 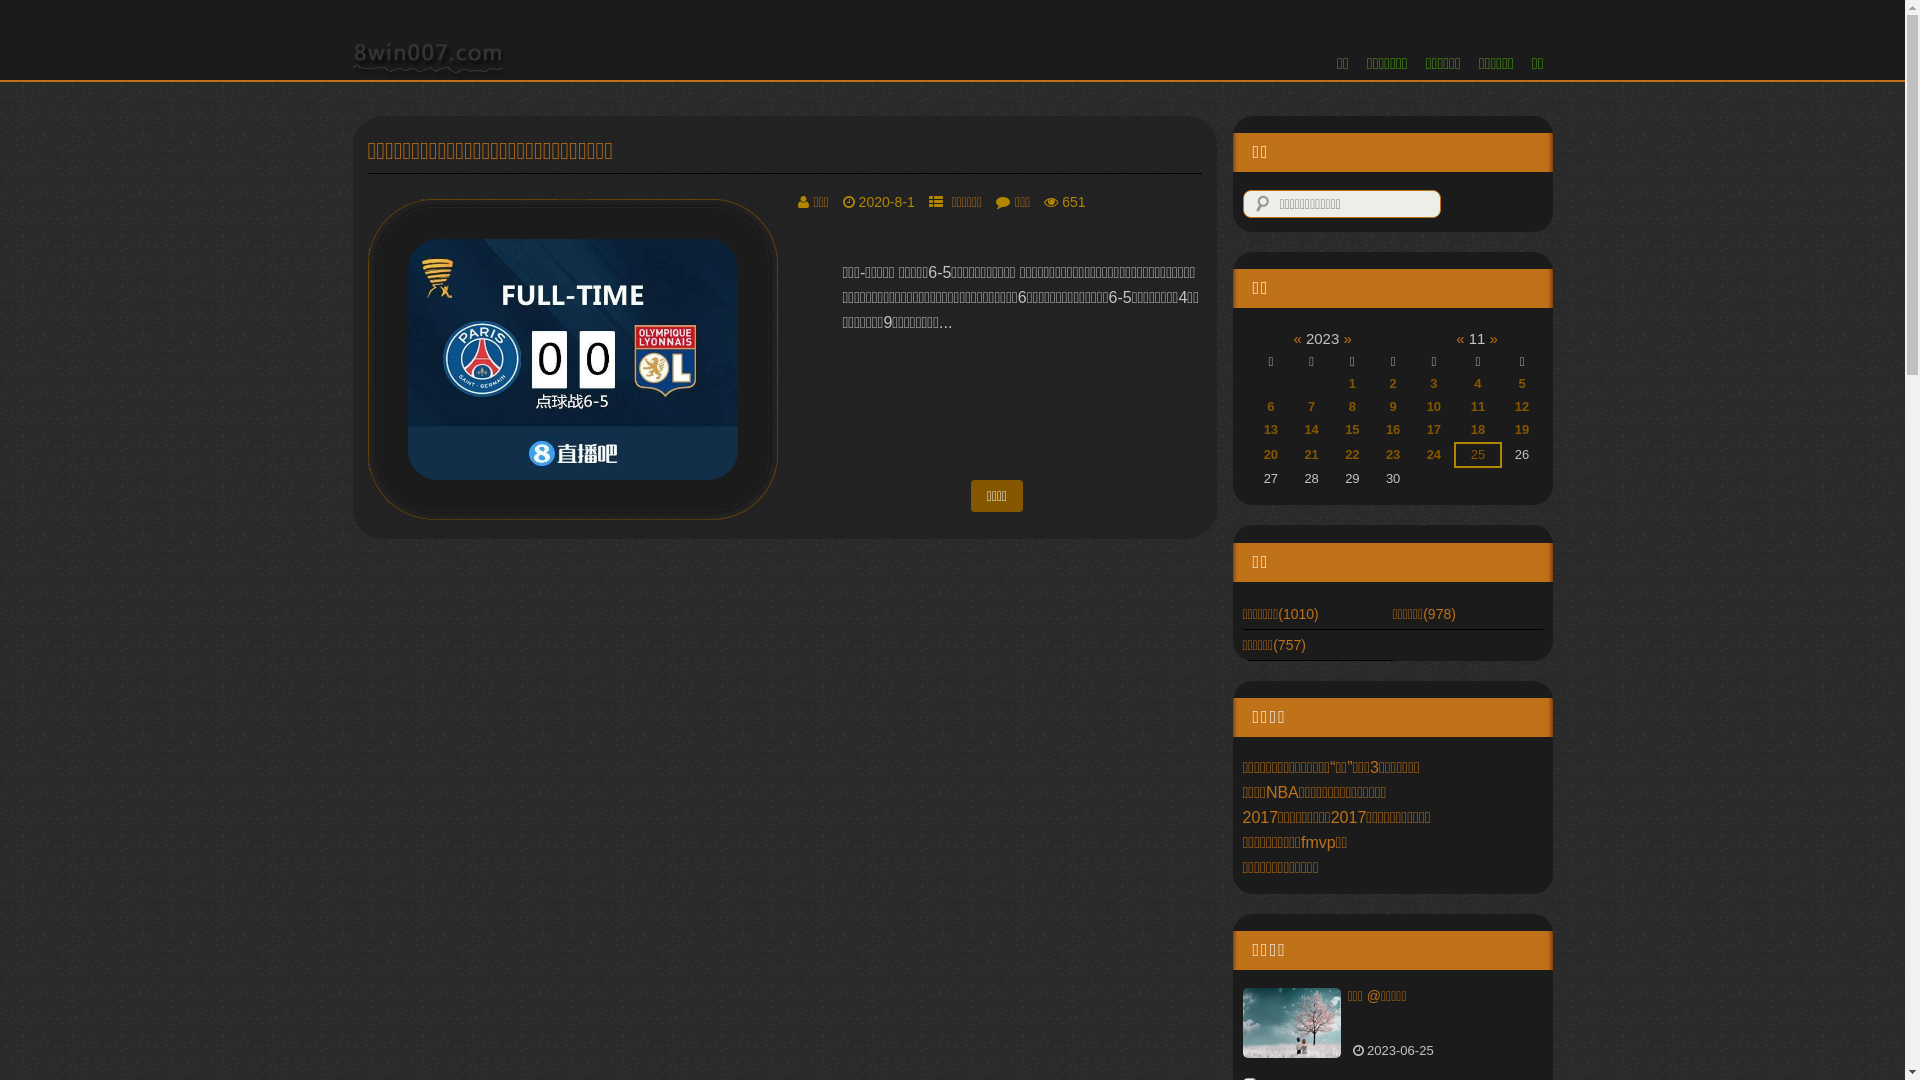 What do you see at coordinates (1520, 383) in the screenshot?
I see `'5'` at bounding box center [1520, 383].